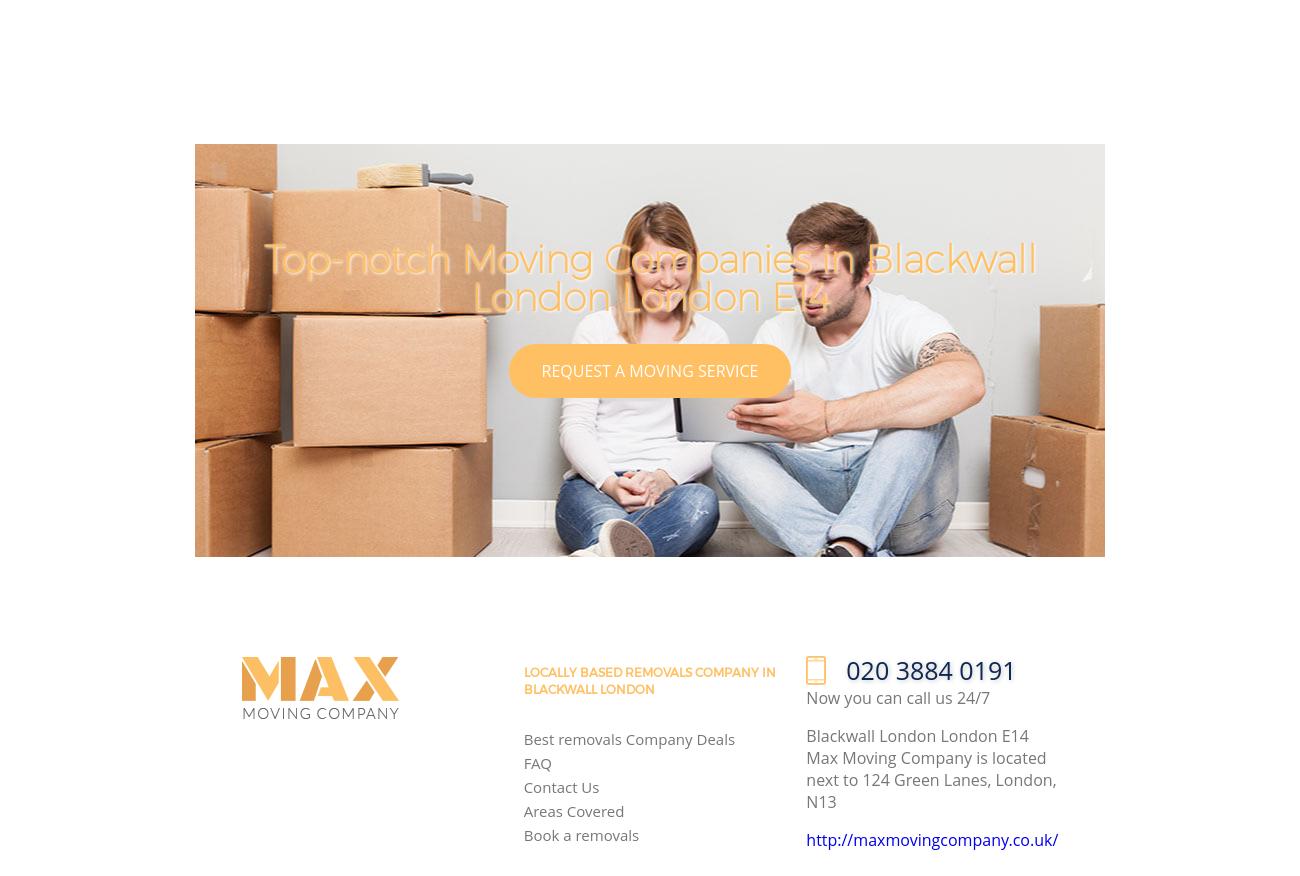  What do you see at coordinates (931, 839) in the screenshot?
I see `'http://maxmovingcompany.co.uk/'` at bounding box center [931, 839].